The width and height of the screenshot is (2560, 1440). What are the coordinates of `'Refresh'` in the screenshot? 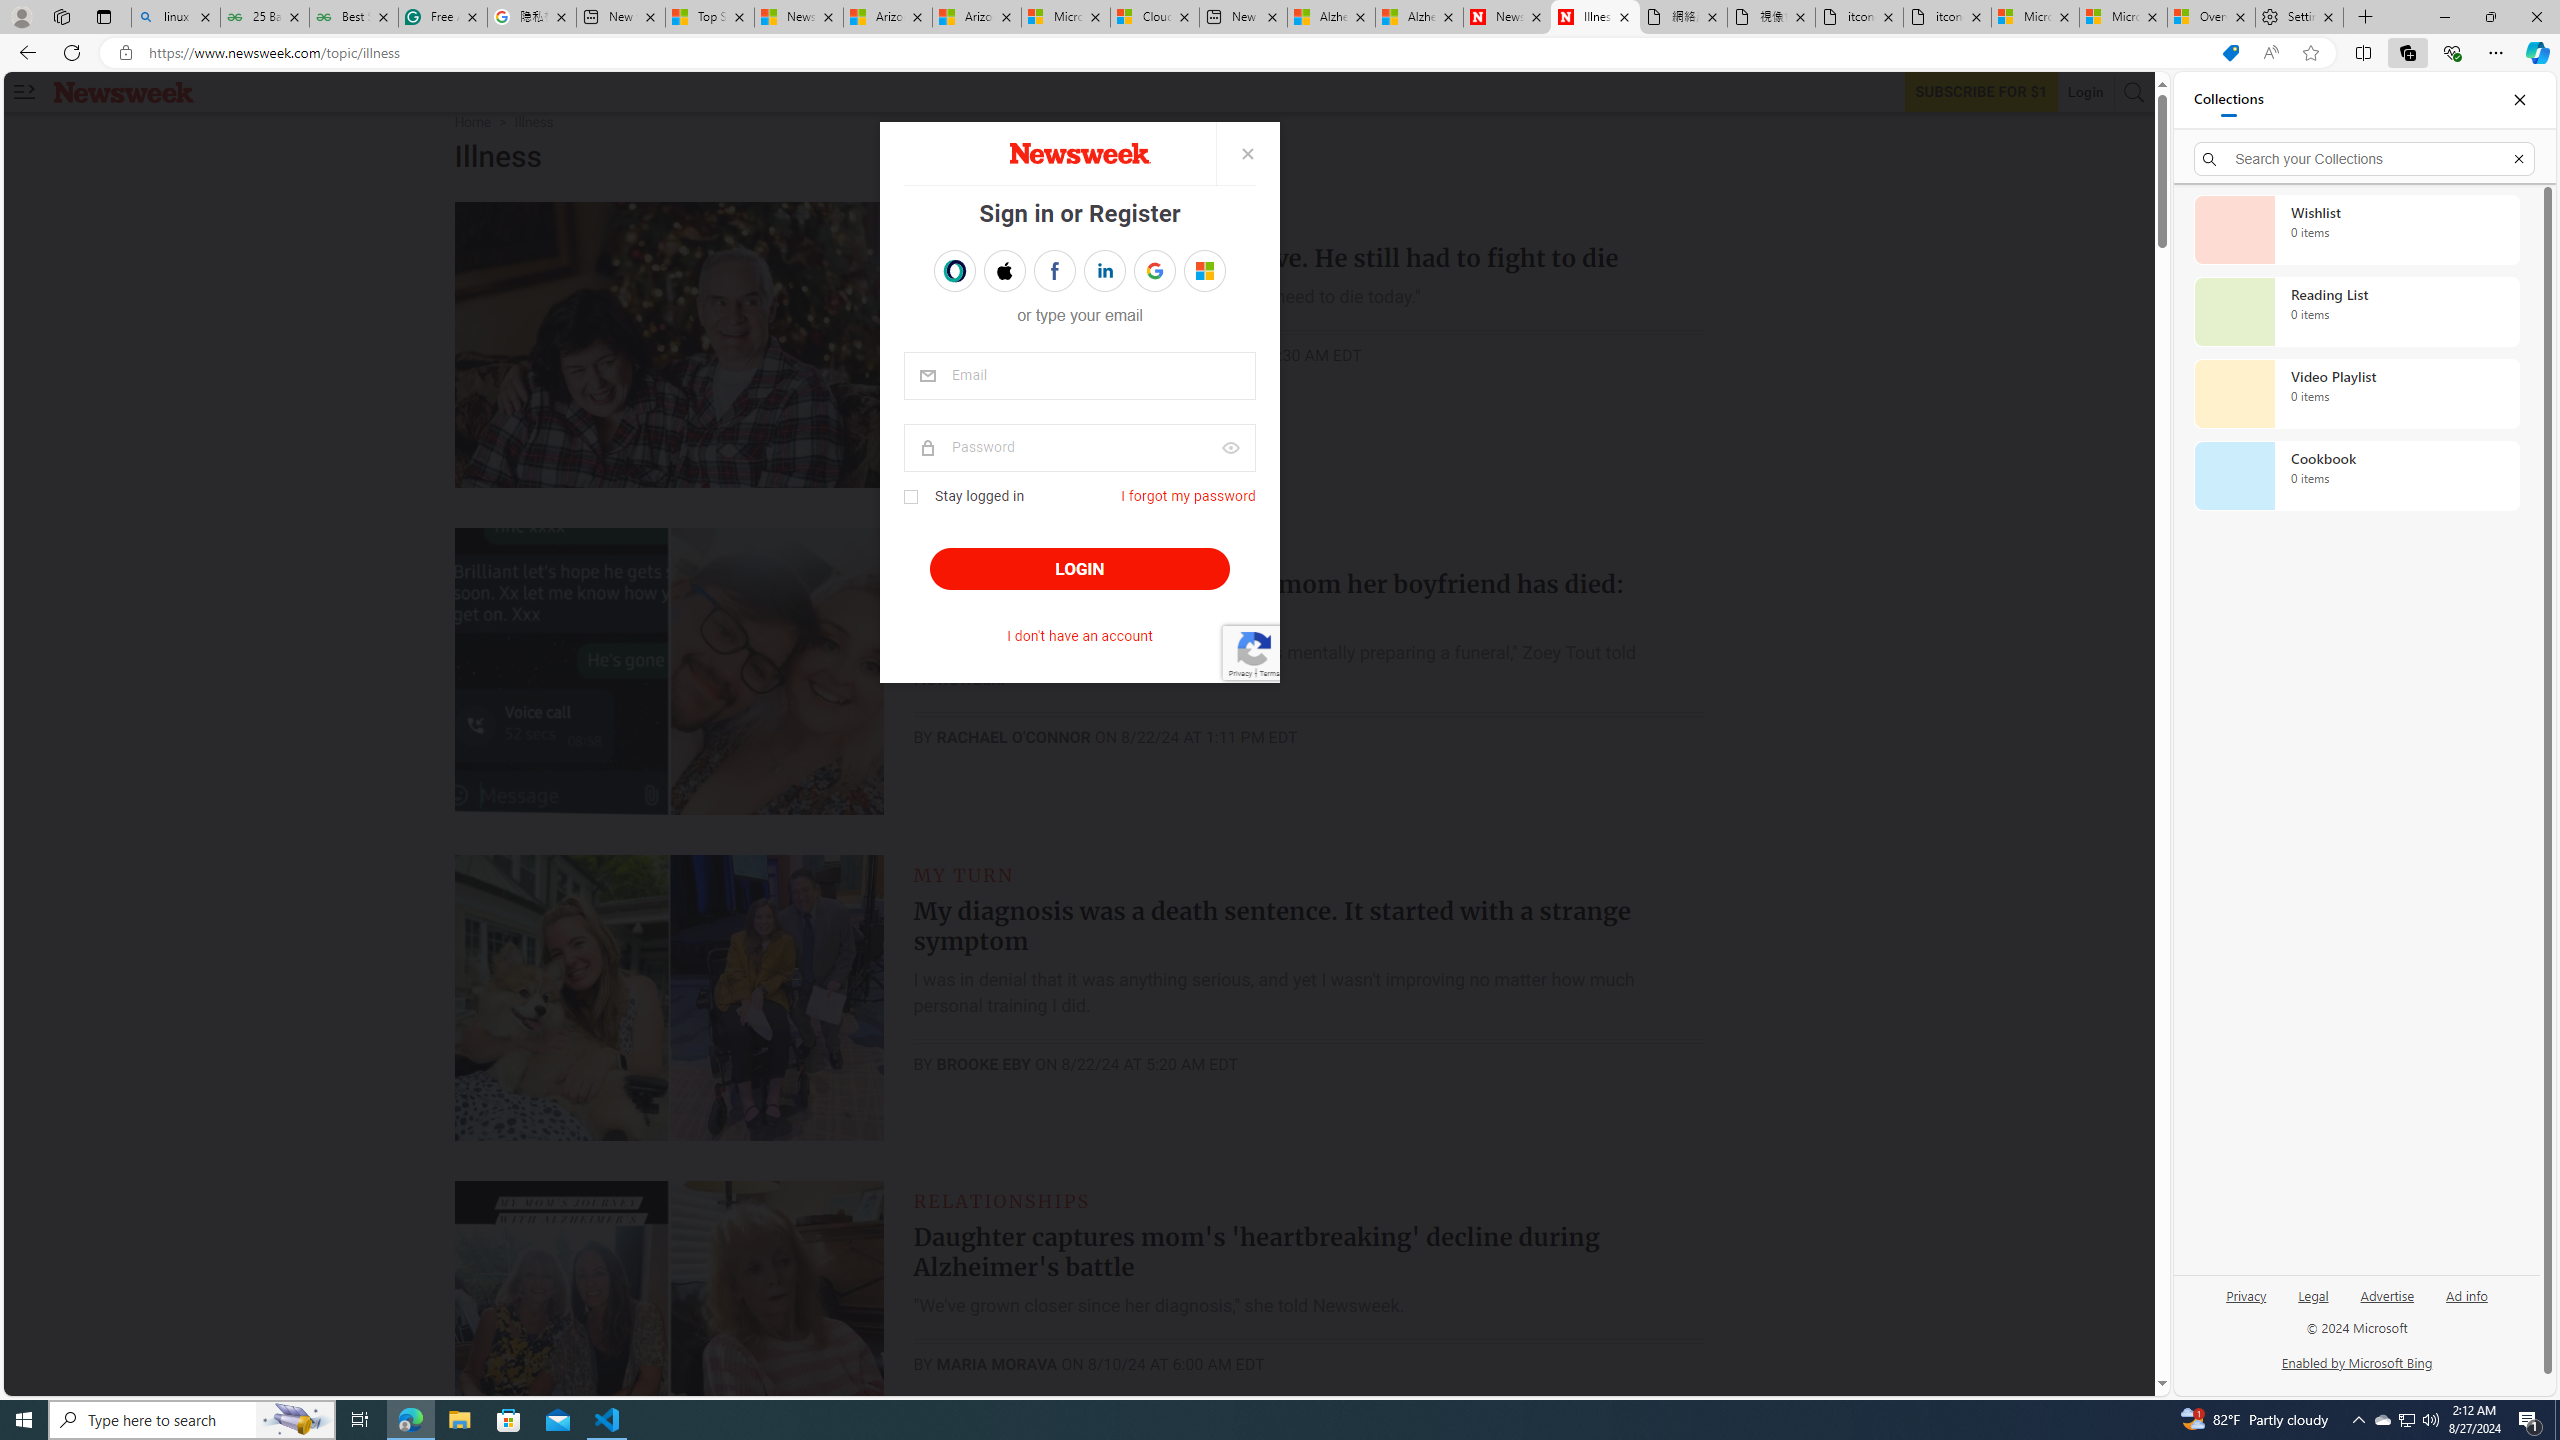 It's located at (70, 51).